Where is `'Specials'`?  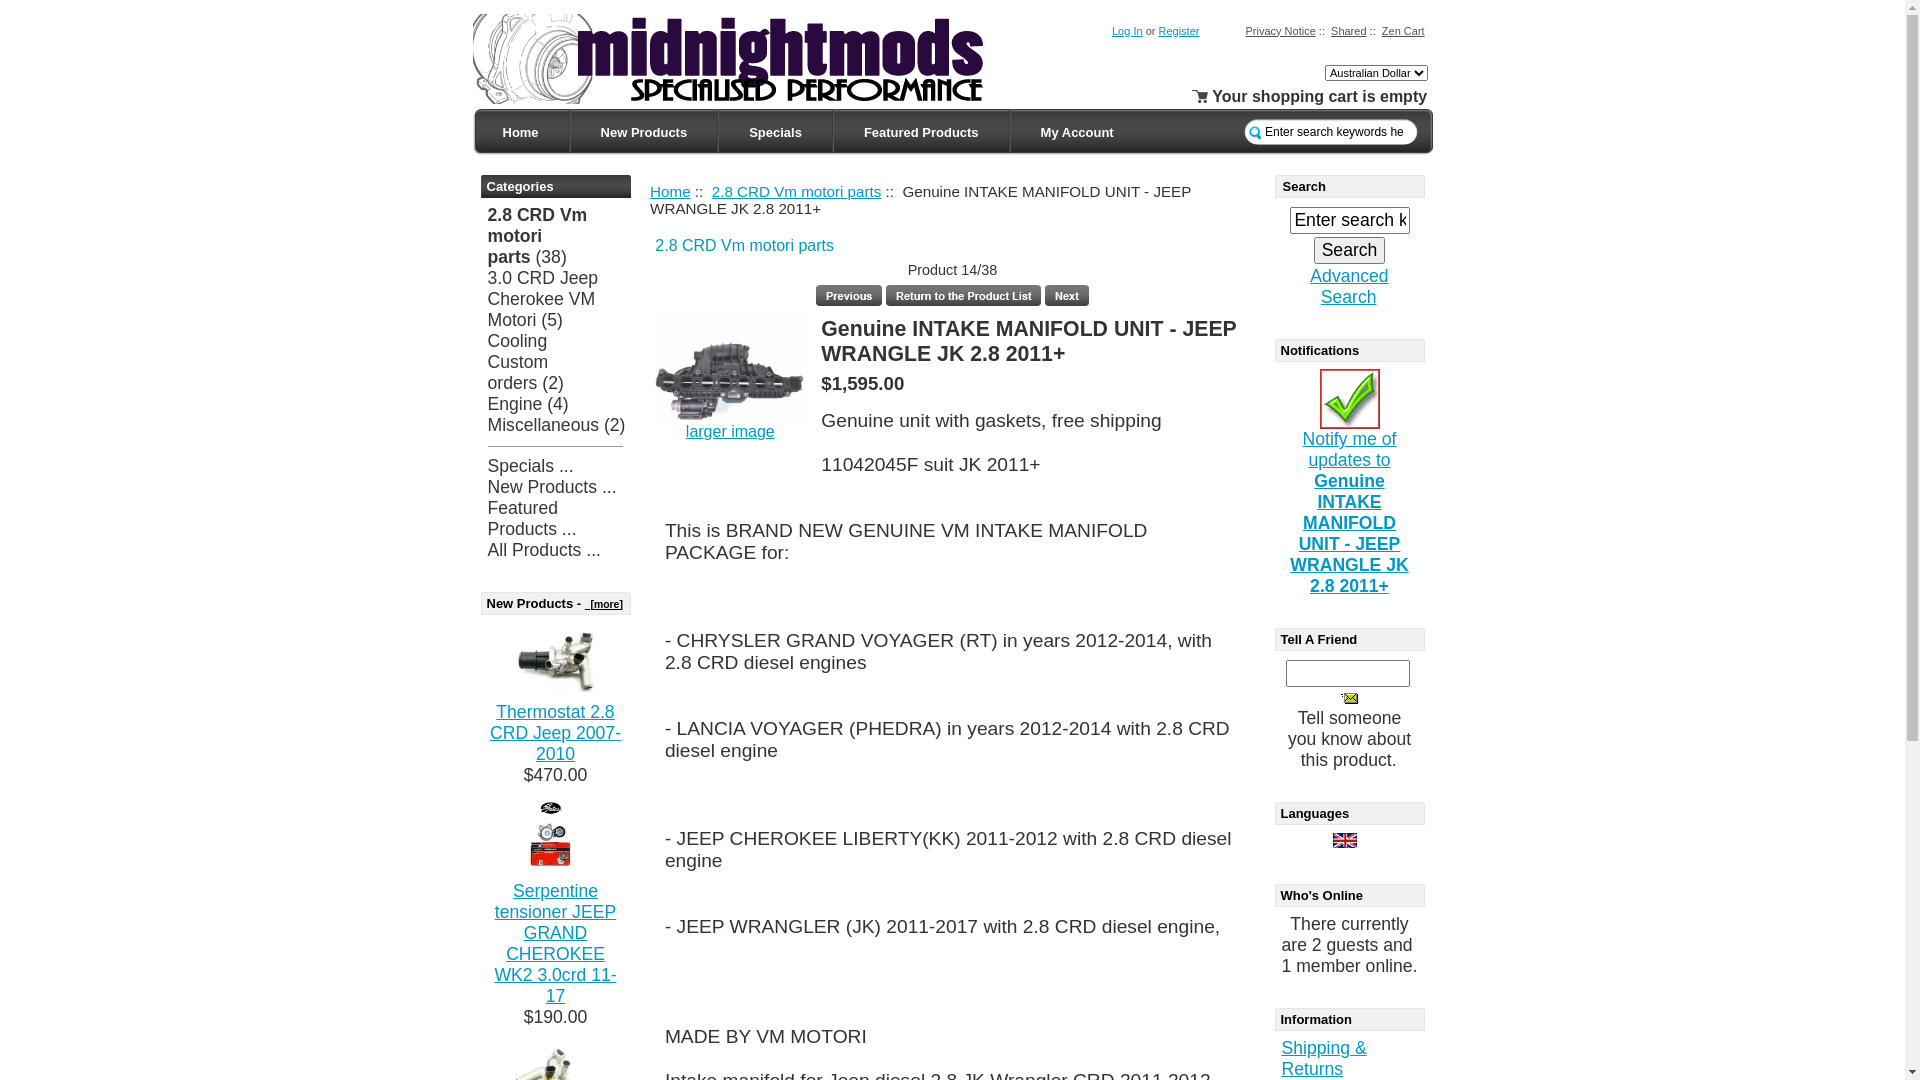
'Specials' is located at coordinates (774, 132).